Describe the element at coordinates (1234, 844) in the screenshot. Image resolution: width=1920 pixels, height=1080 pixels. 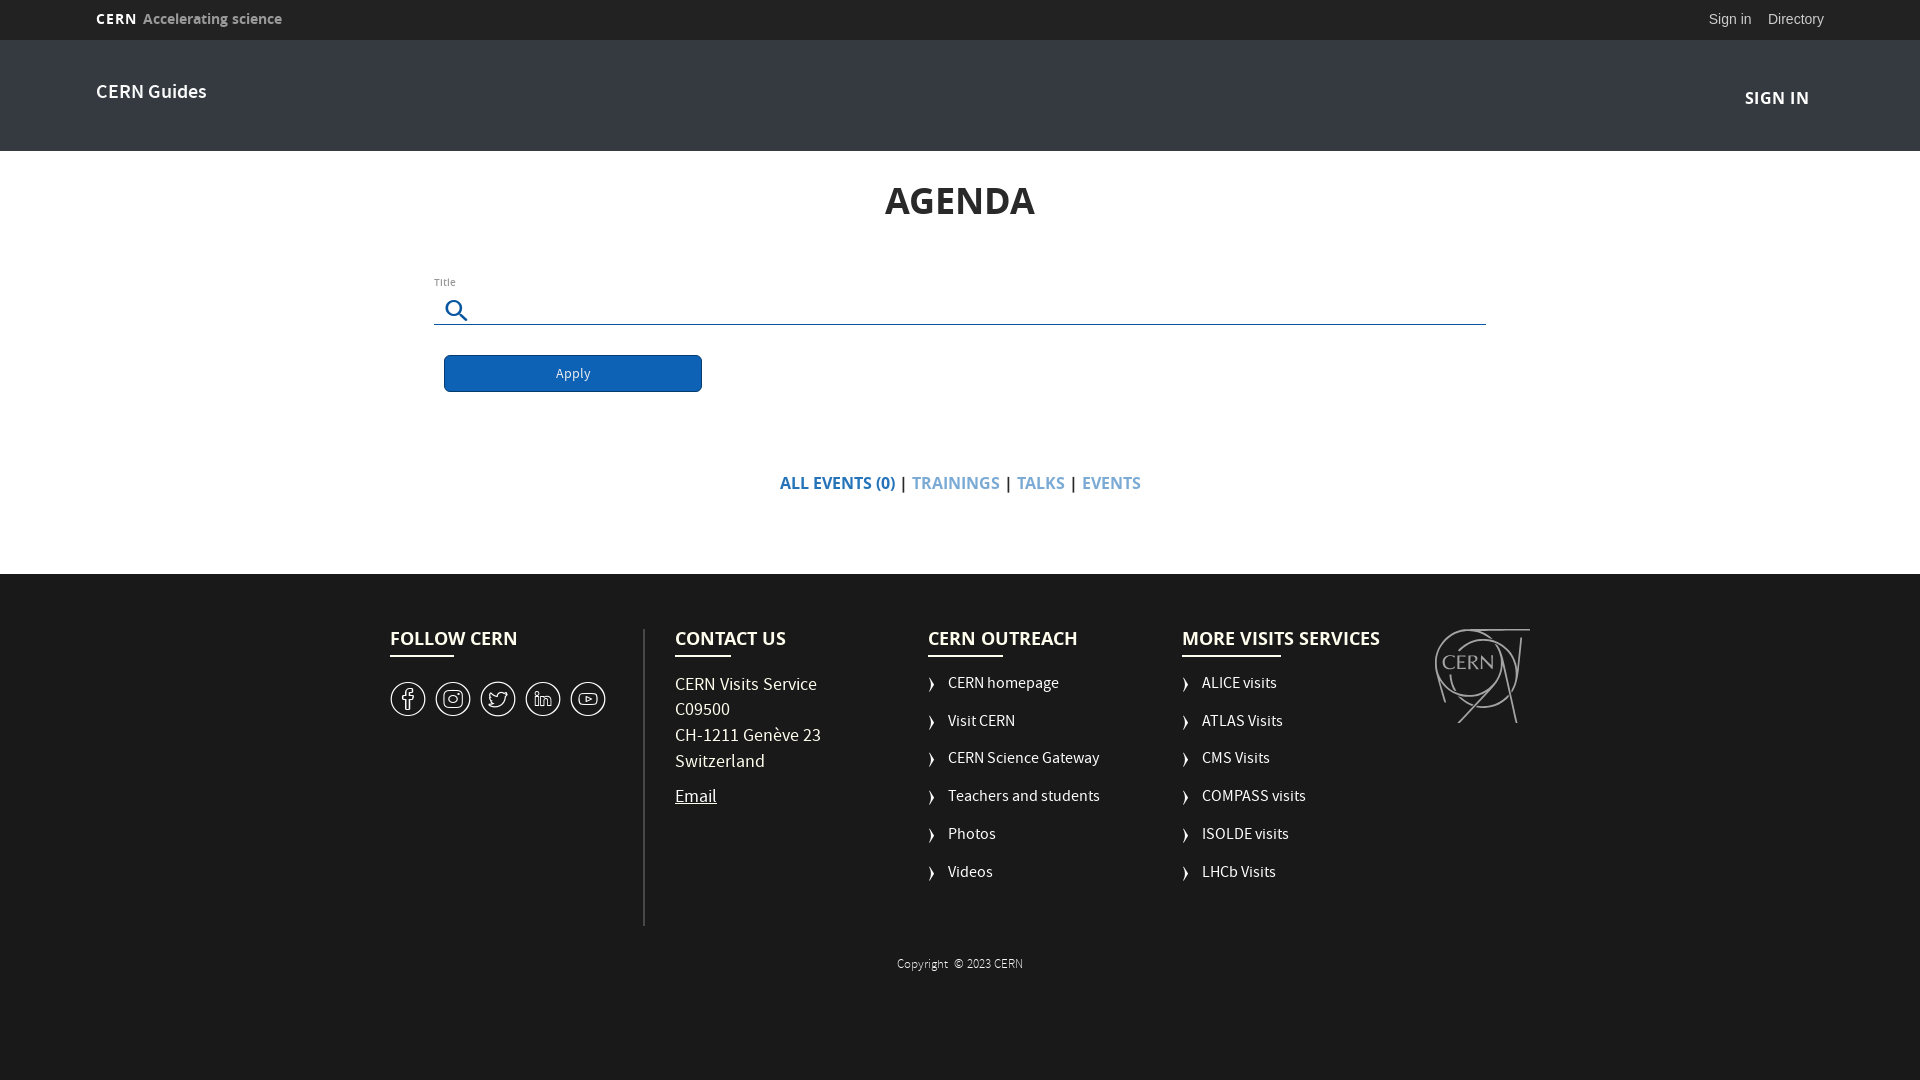
I see `'ISOLDE visits'` at that location.